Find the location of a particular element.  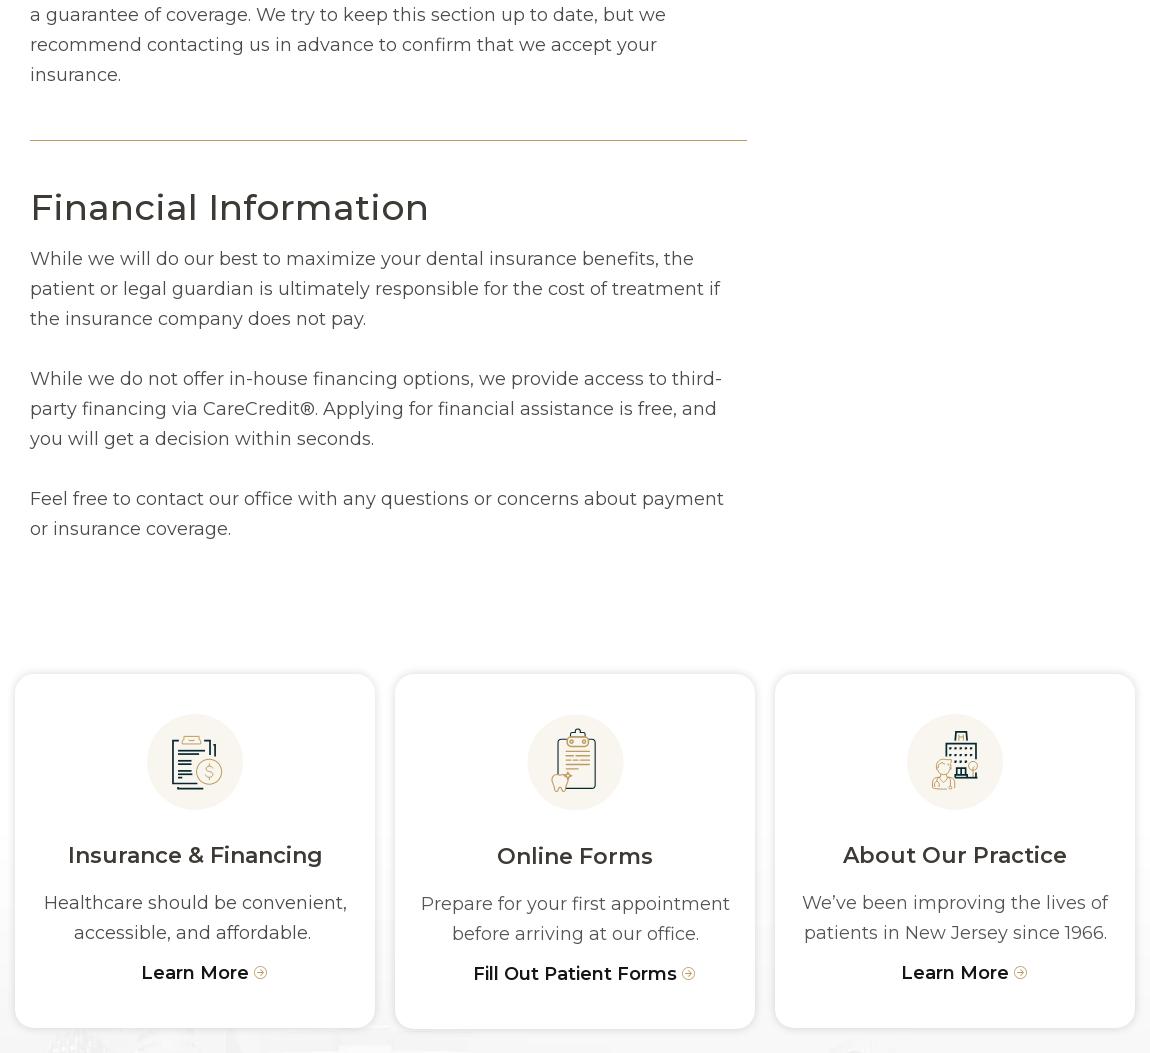

'Online Forms' is located at coordinates (575, 855).